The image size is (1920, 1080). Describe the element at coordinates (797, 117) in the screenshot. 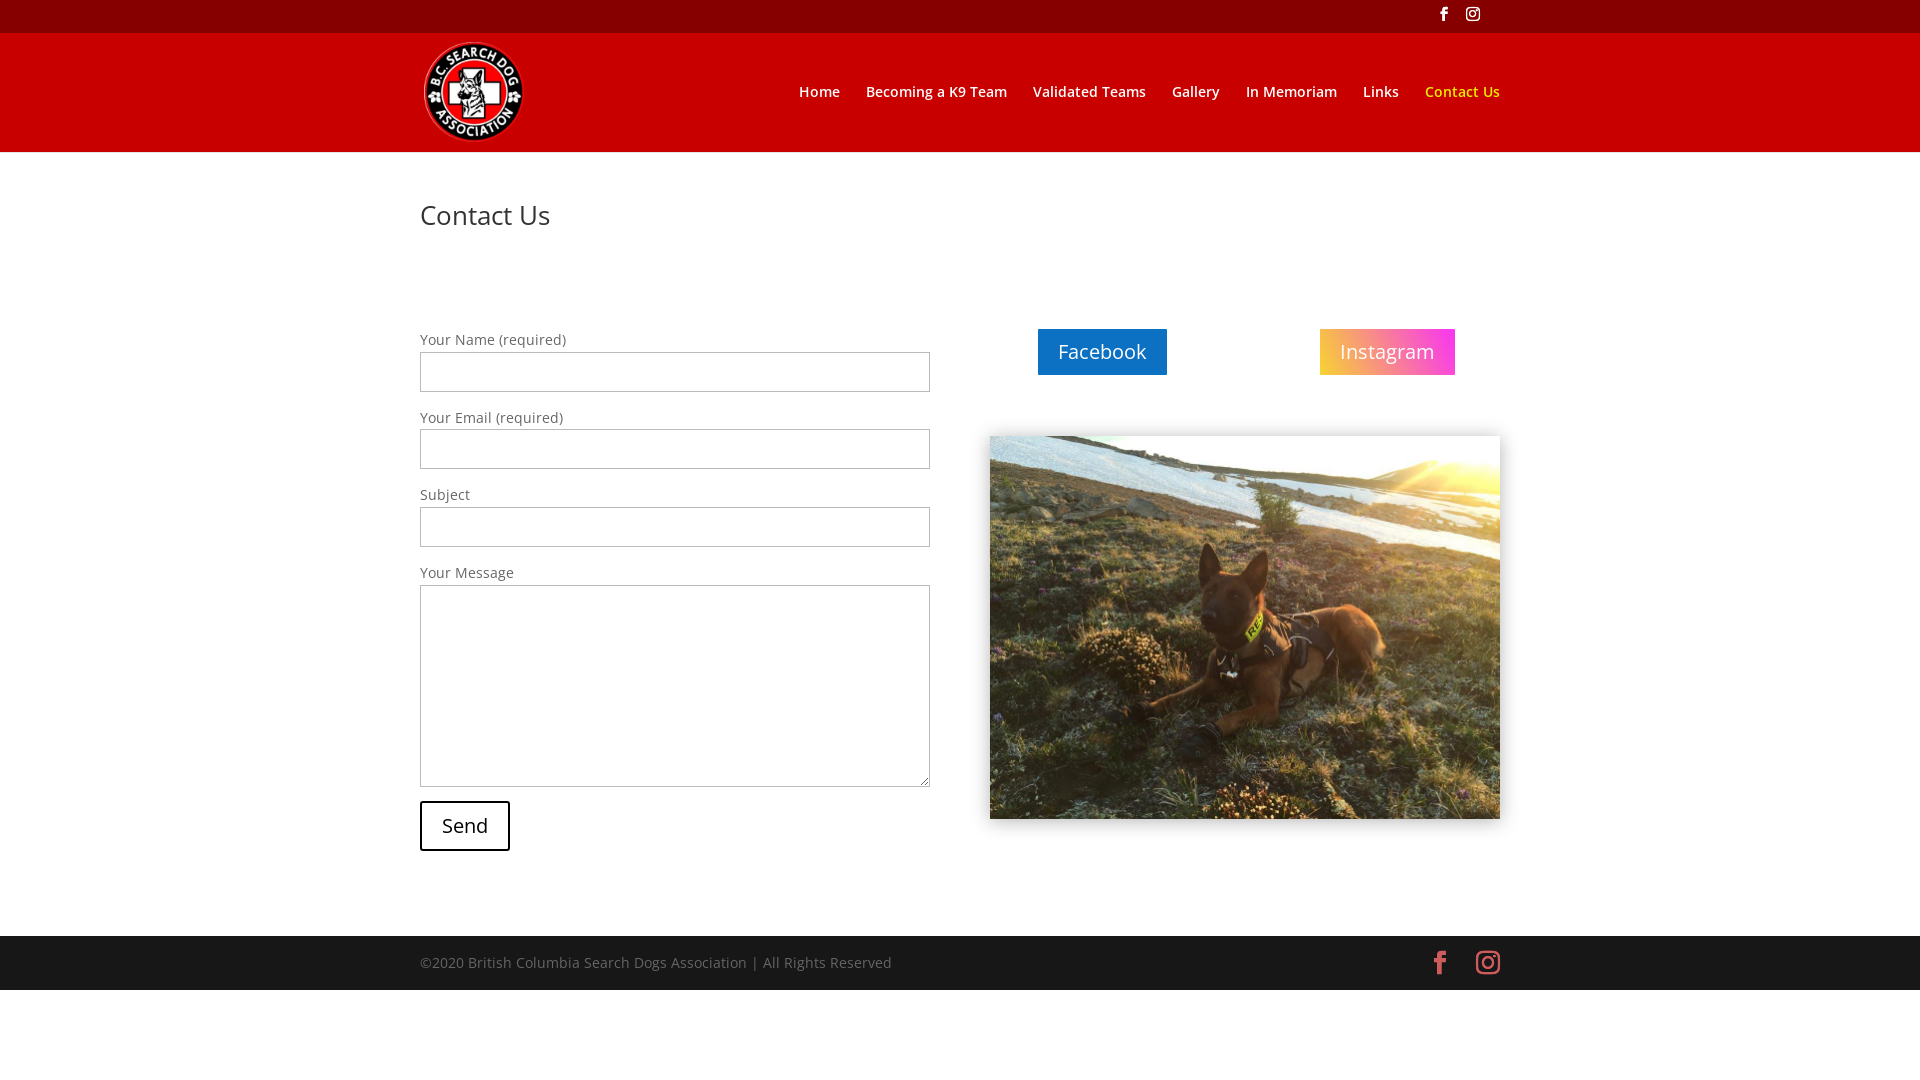

I see `'Home'` at that location.